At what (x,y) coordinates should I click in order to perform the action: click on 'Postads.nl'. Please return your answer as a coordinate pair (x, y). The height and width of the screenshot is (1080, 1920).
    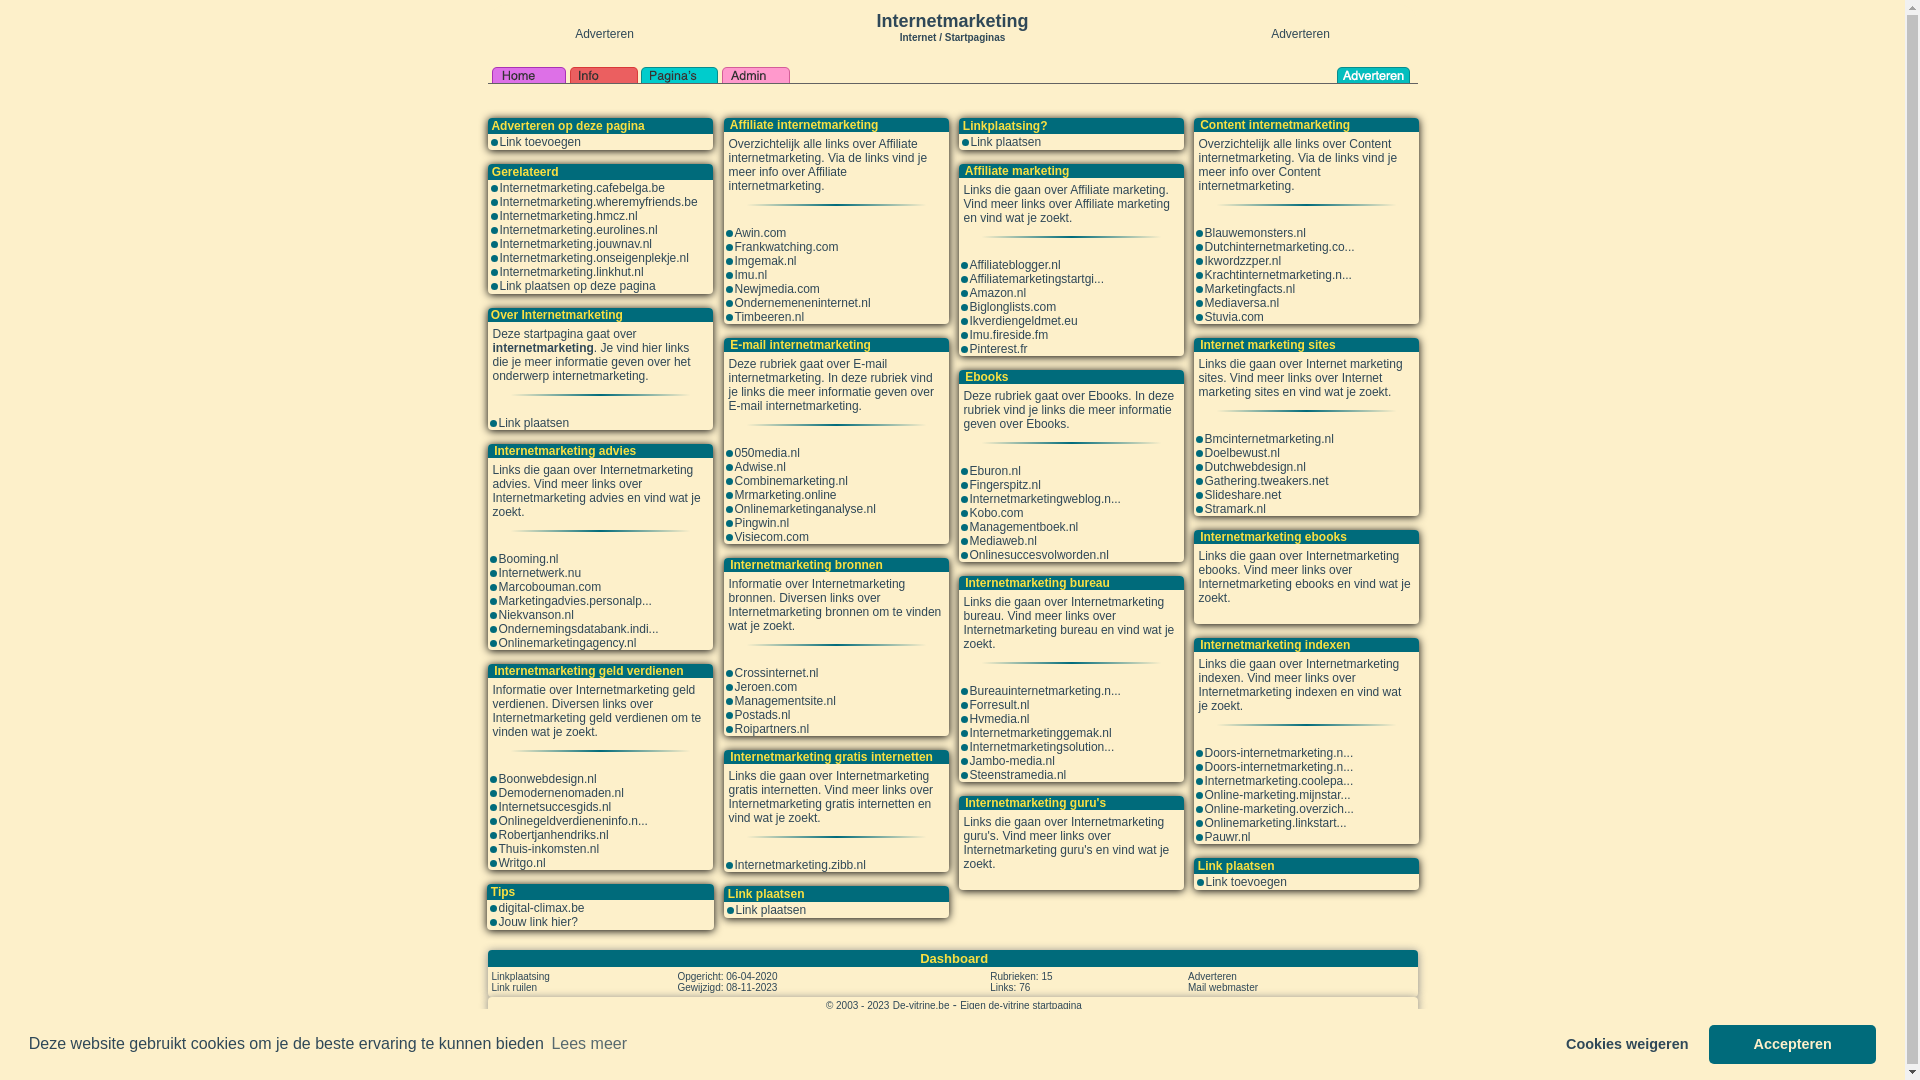
    Looking at the image, I should click on (761, 713).